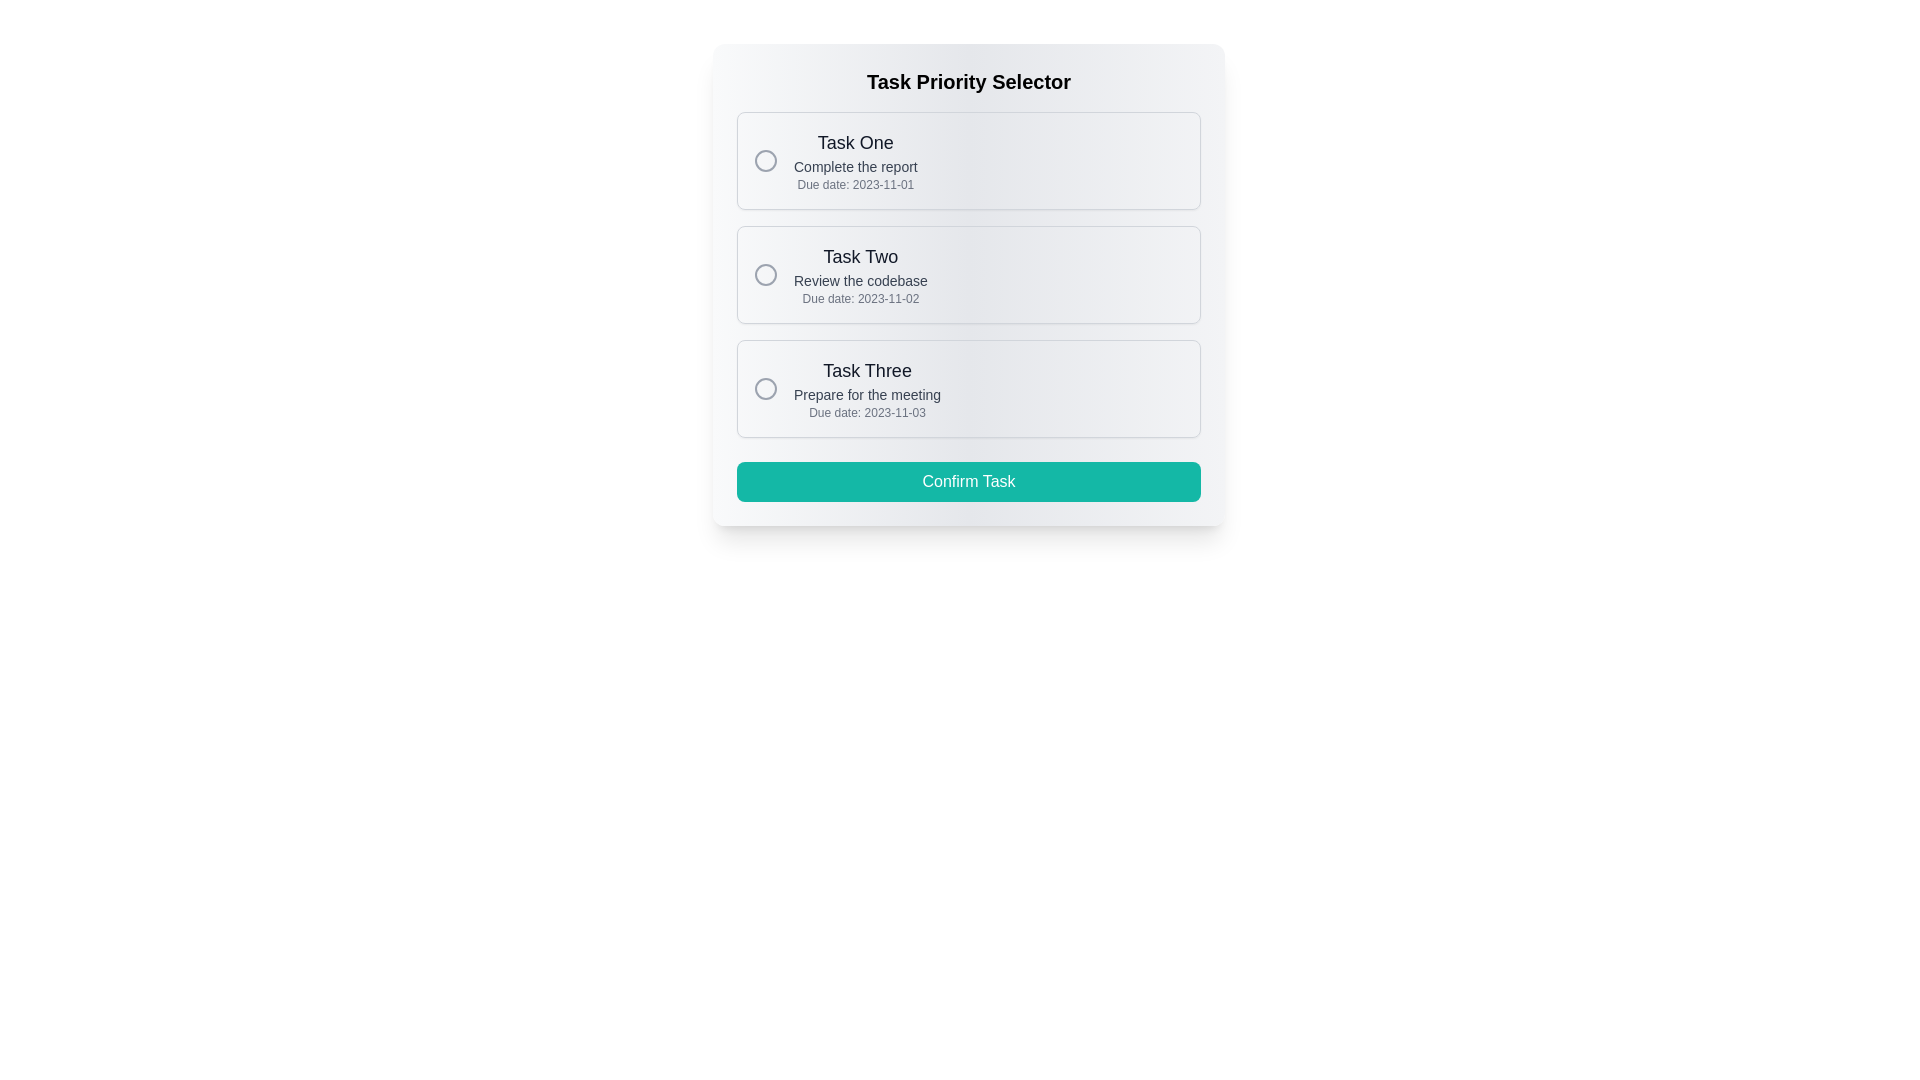  Describe the element at coordinates (969, 482) in the screenshot. I see `the 'Confirm Task' button with a teal background and white text to confirm the selected task` at that location.